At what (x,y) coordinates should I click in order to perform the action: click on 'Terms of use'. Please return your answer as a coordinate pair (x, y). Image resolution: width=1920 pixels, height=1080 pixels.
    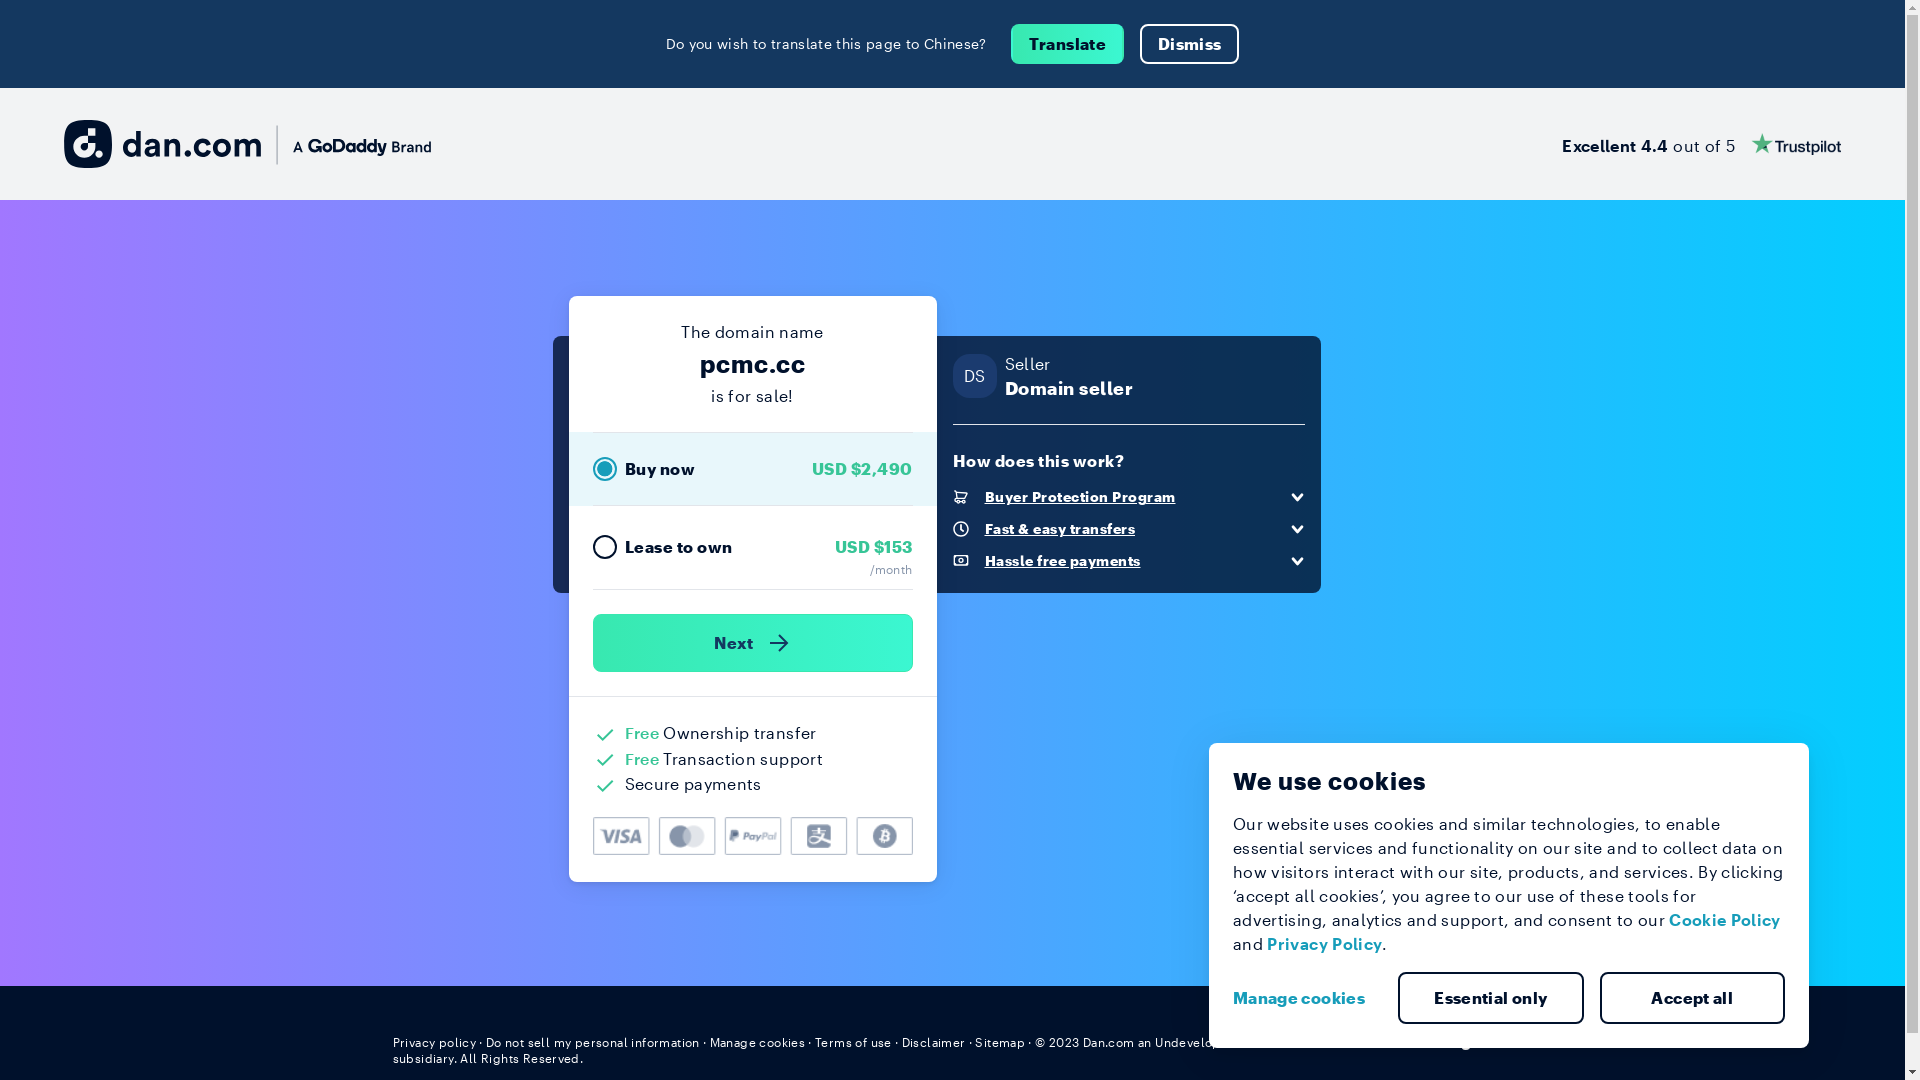
    Looking at the image, I should click on (853, 1040).